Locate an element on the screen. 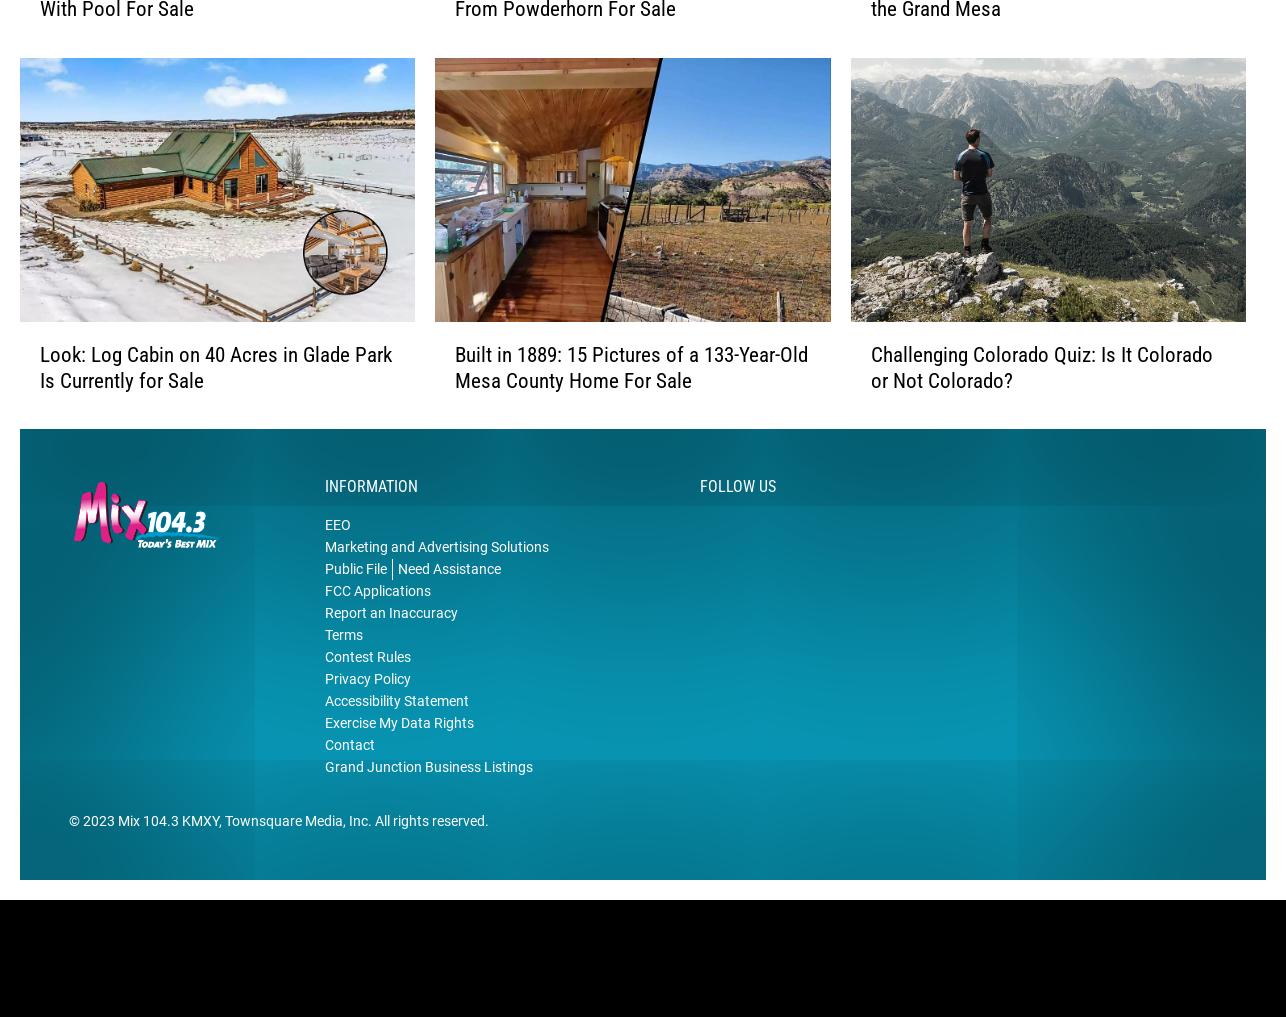 The width and height of the screenshot is (1286, 1017). 'Marketing and Advertising Solutions' is located at coordinates (435, 577).